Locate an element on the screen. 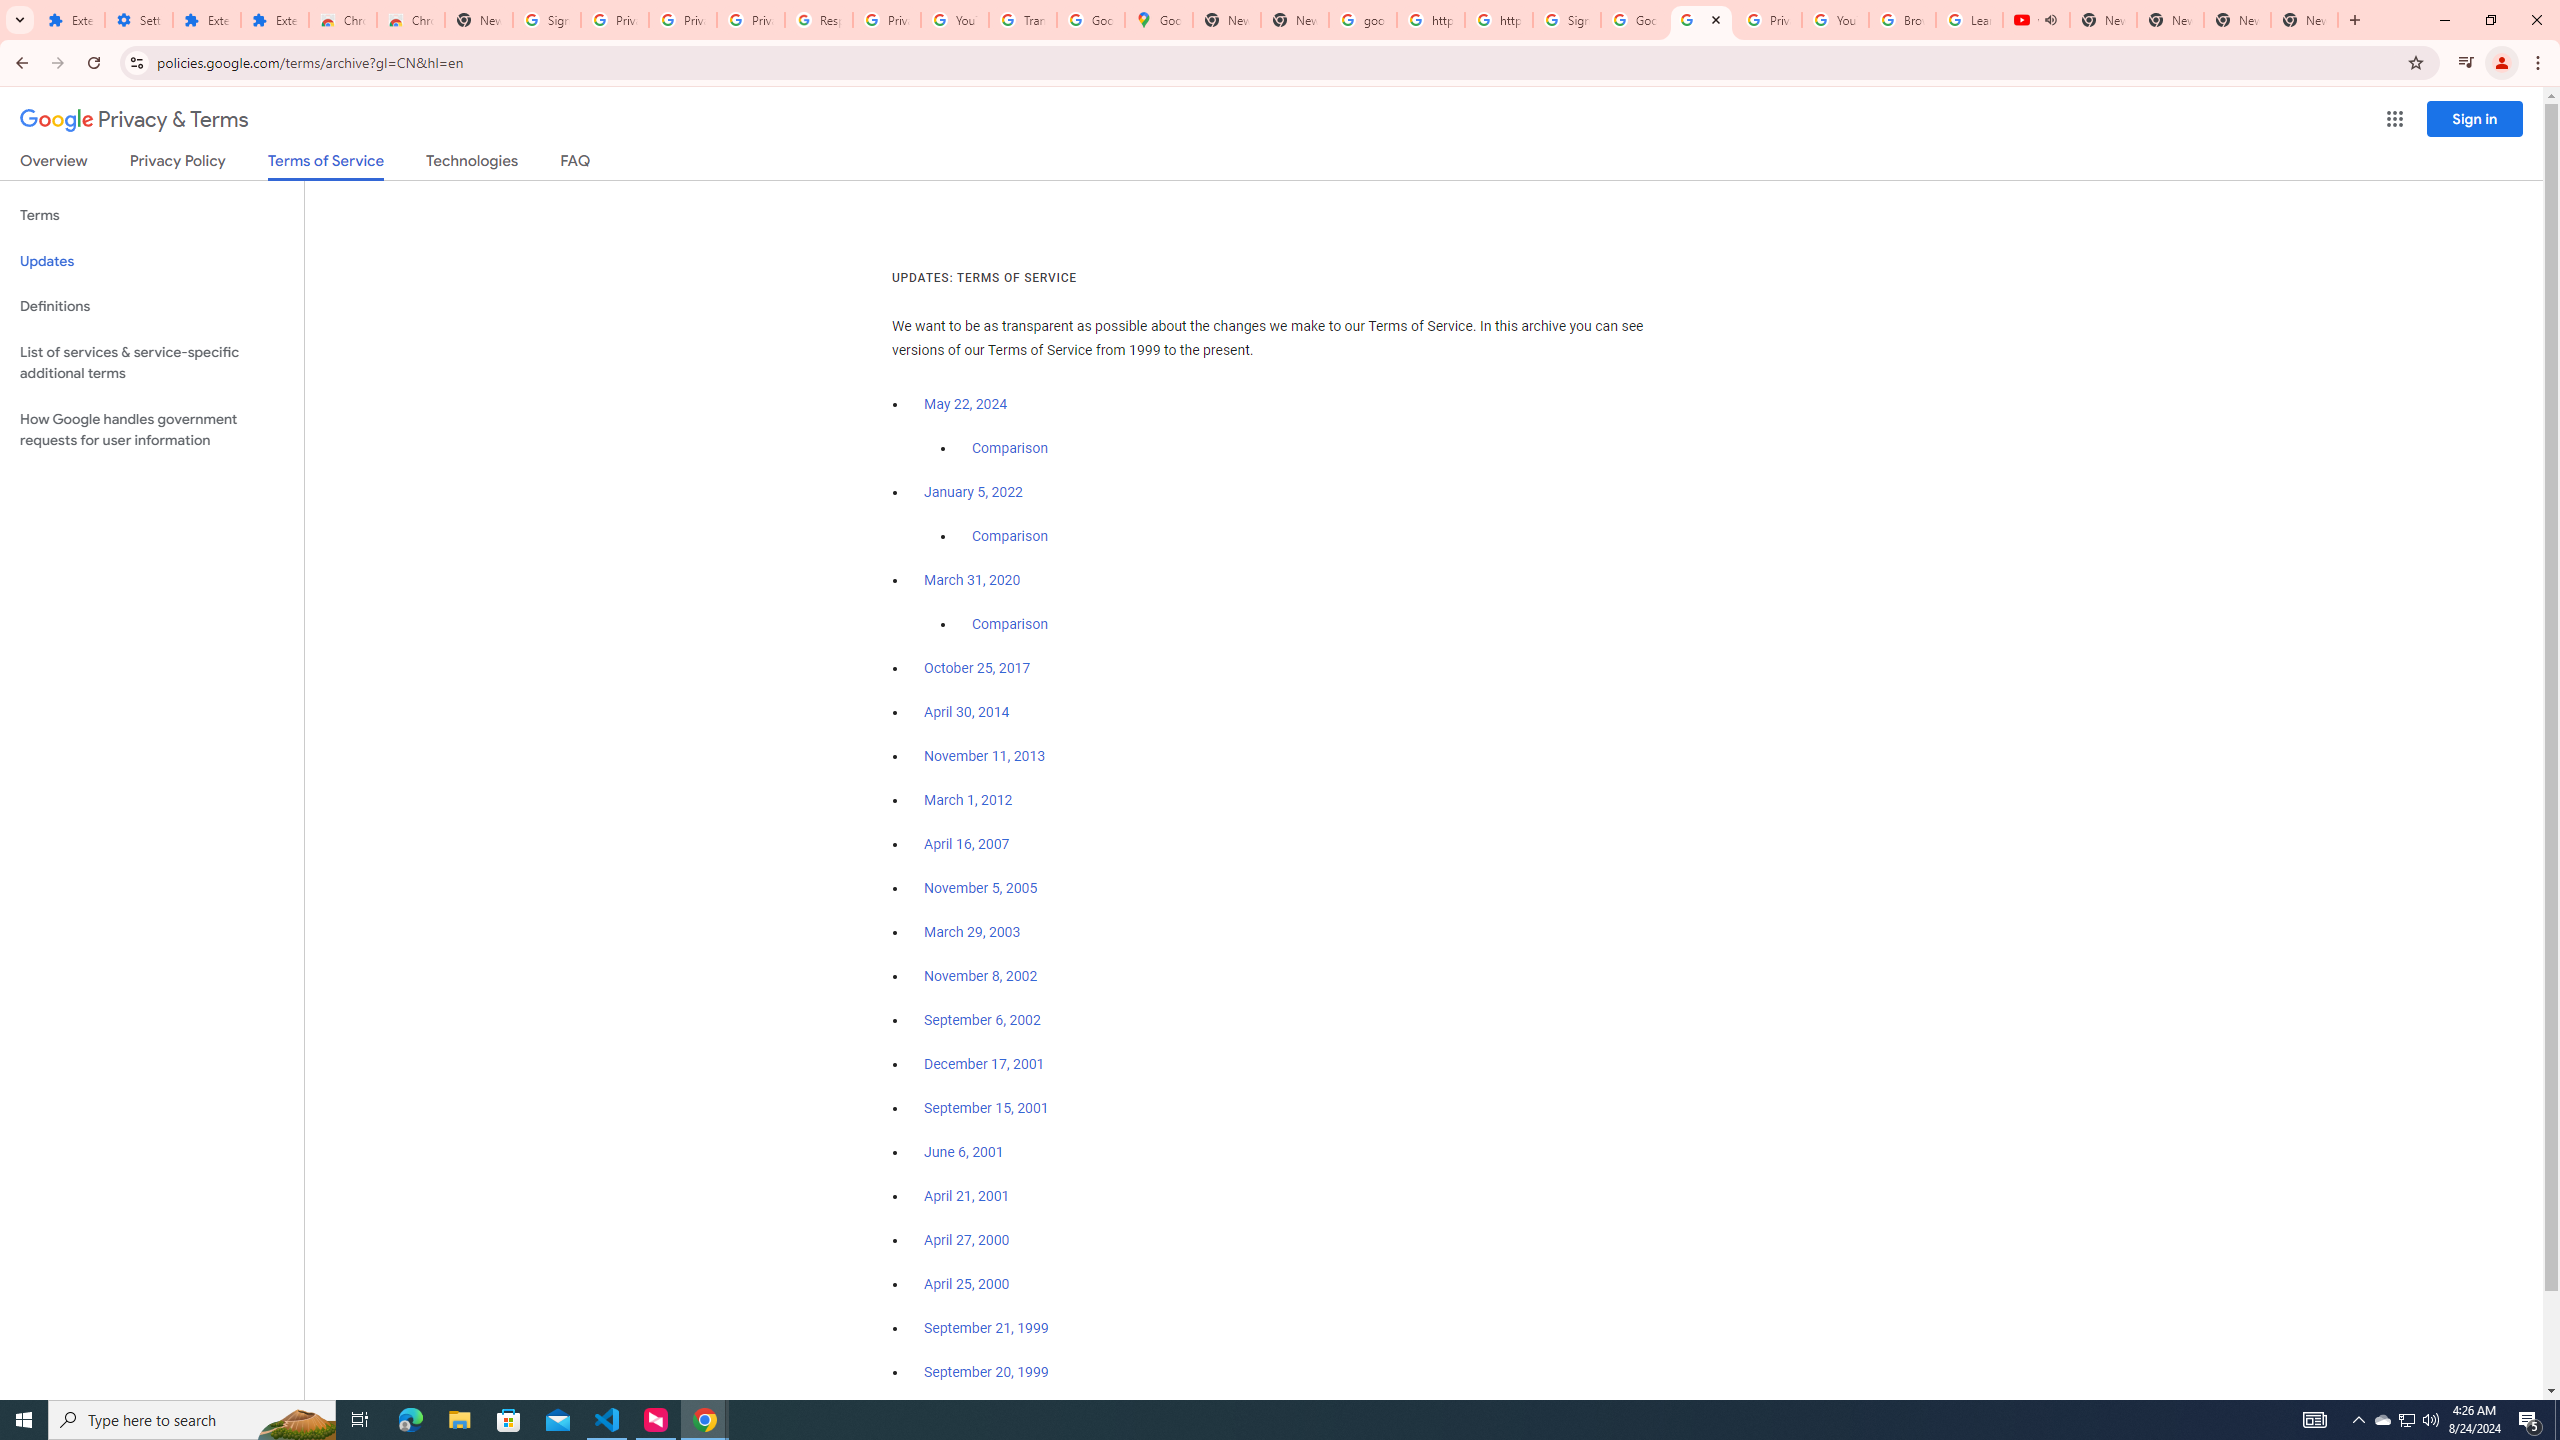  'September 21, 1999' is located at coordinates (986, 1326).